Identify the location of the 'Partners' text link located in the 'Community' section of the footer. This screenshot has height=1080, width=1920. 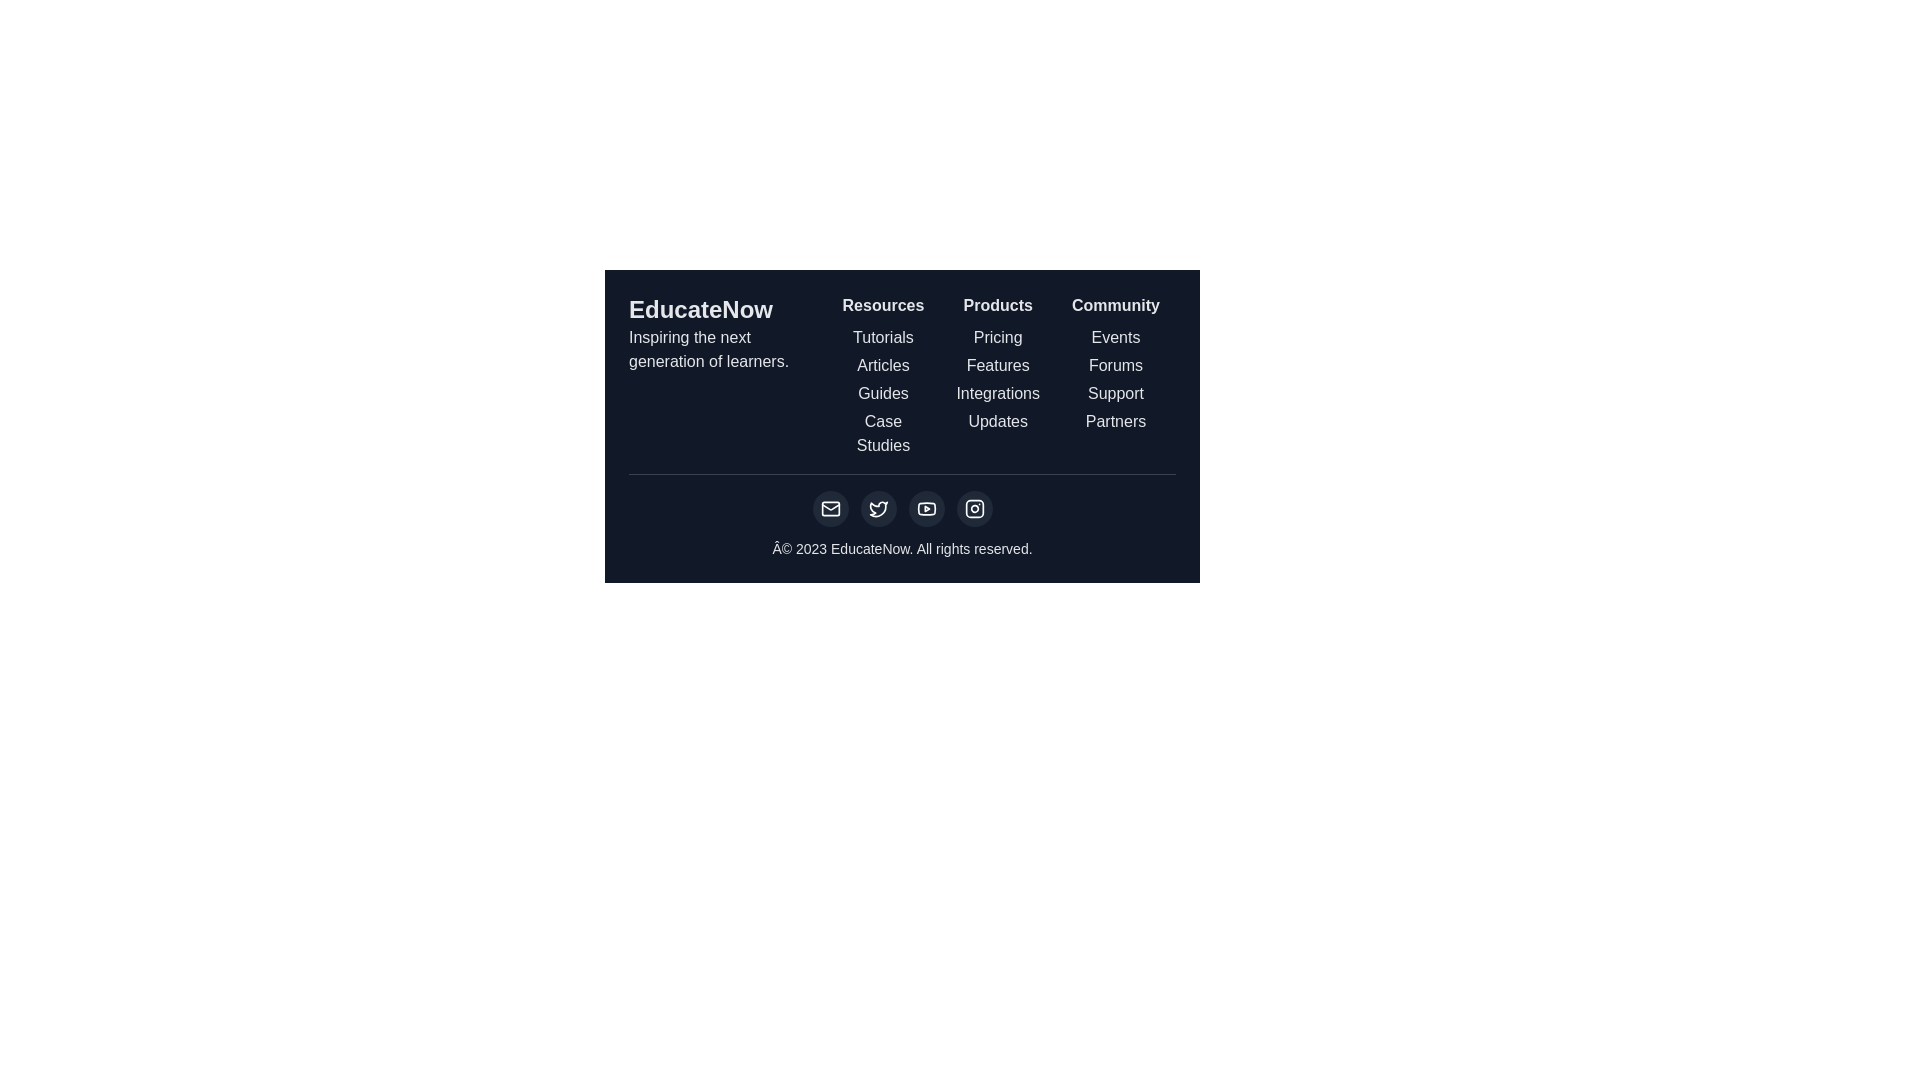
(1115, 420).